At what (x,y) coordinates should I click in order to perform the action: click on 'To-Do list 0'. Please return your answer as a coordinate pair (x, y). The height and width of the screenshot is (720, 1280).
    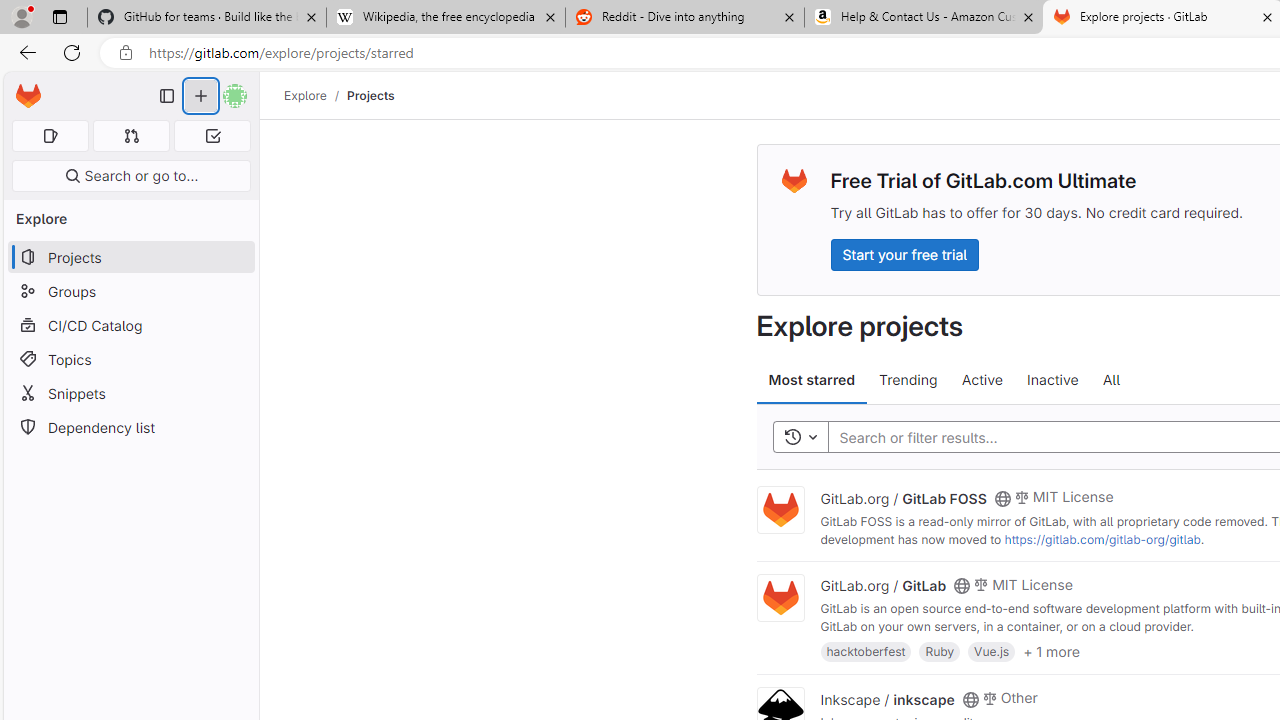
    Looking at the image, I should click on (212, 135).